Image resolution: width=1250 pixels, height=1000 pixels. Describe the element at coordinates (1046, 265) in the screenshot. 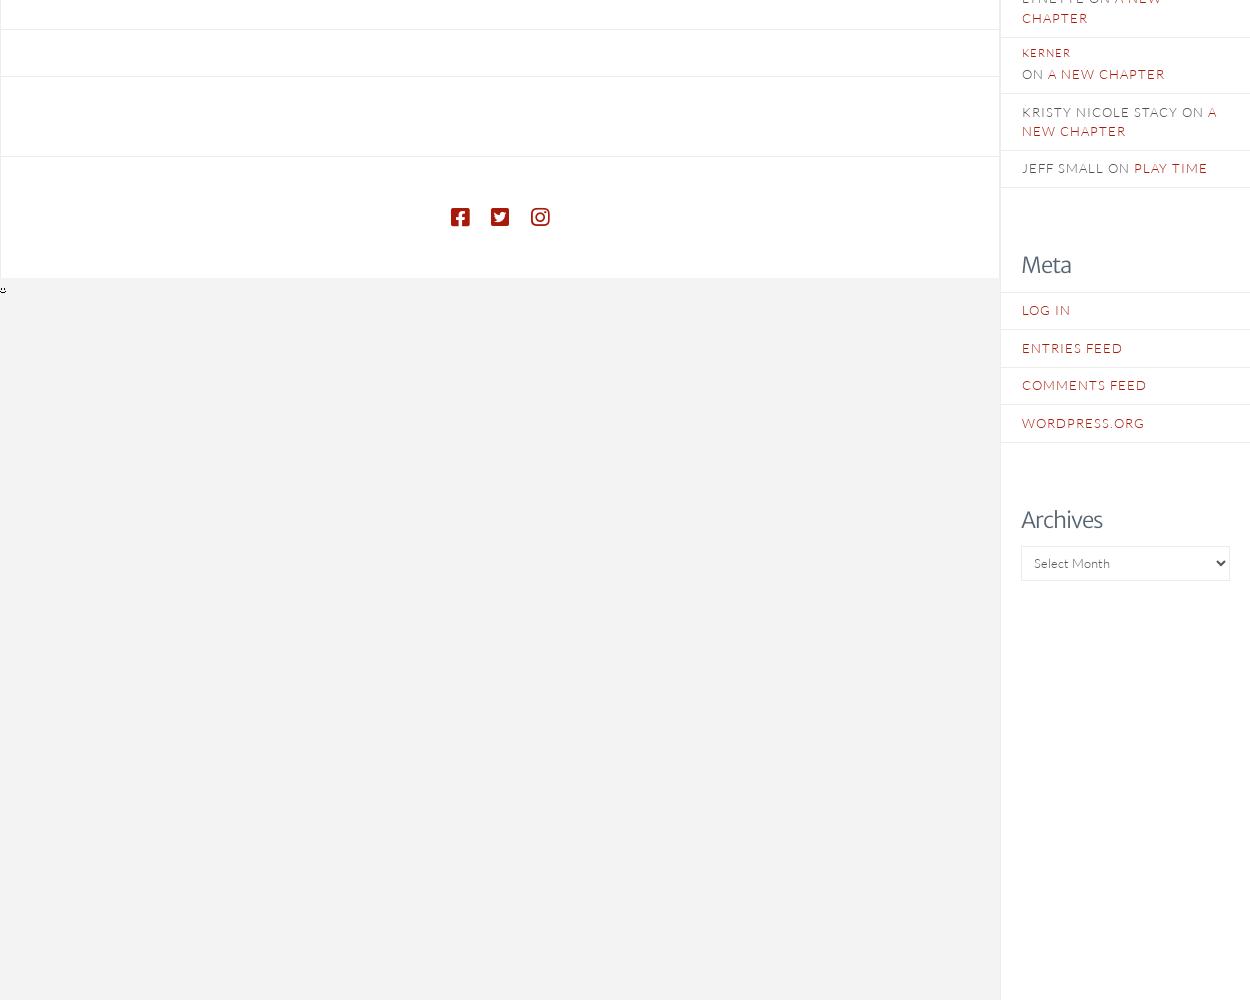

I see `'Meta'` at that location.